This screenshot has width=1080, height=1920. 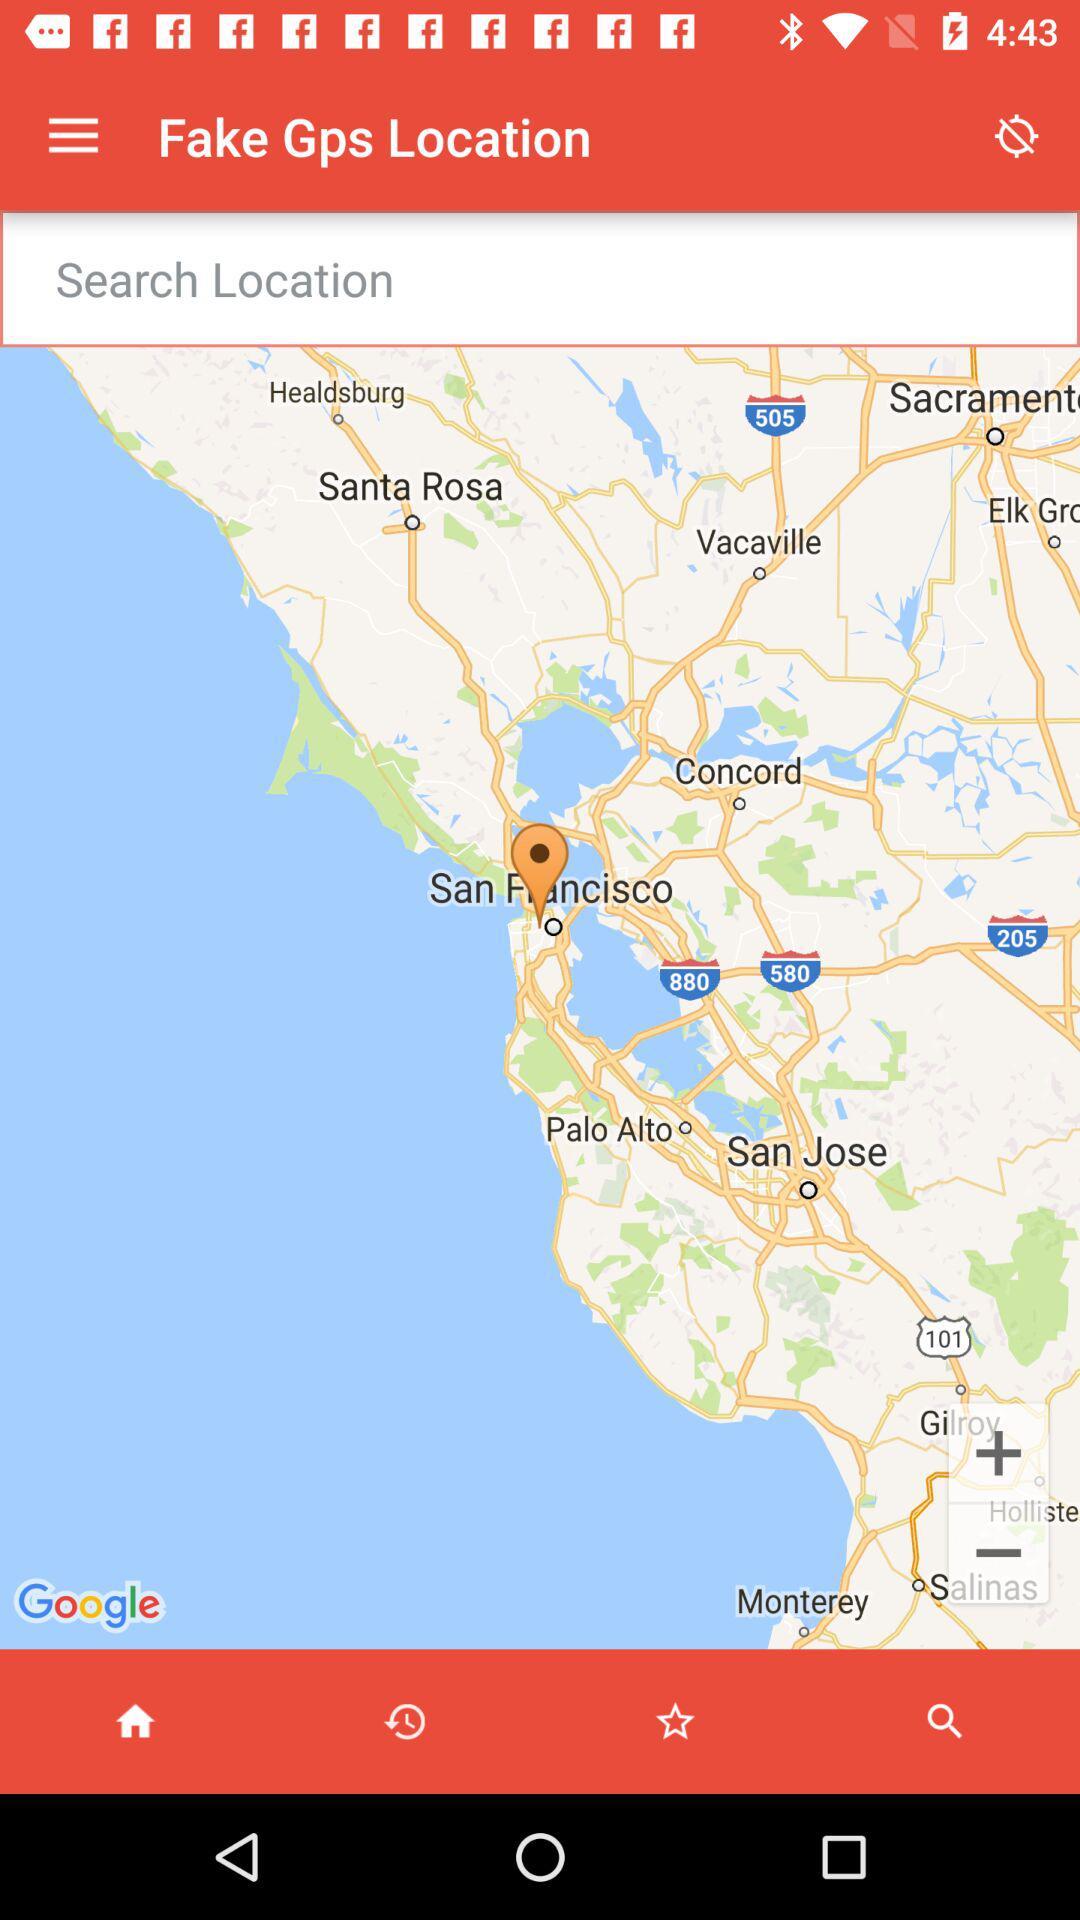 I want to click on search, so click(x=945, y=1720).